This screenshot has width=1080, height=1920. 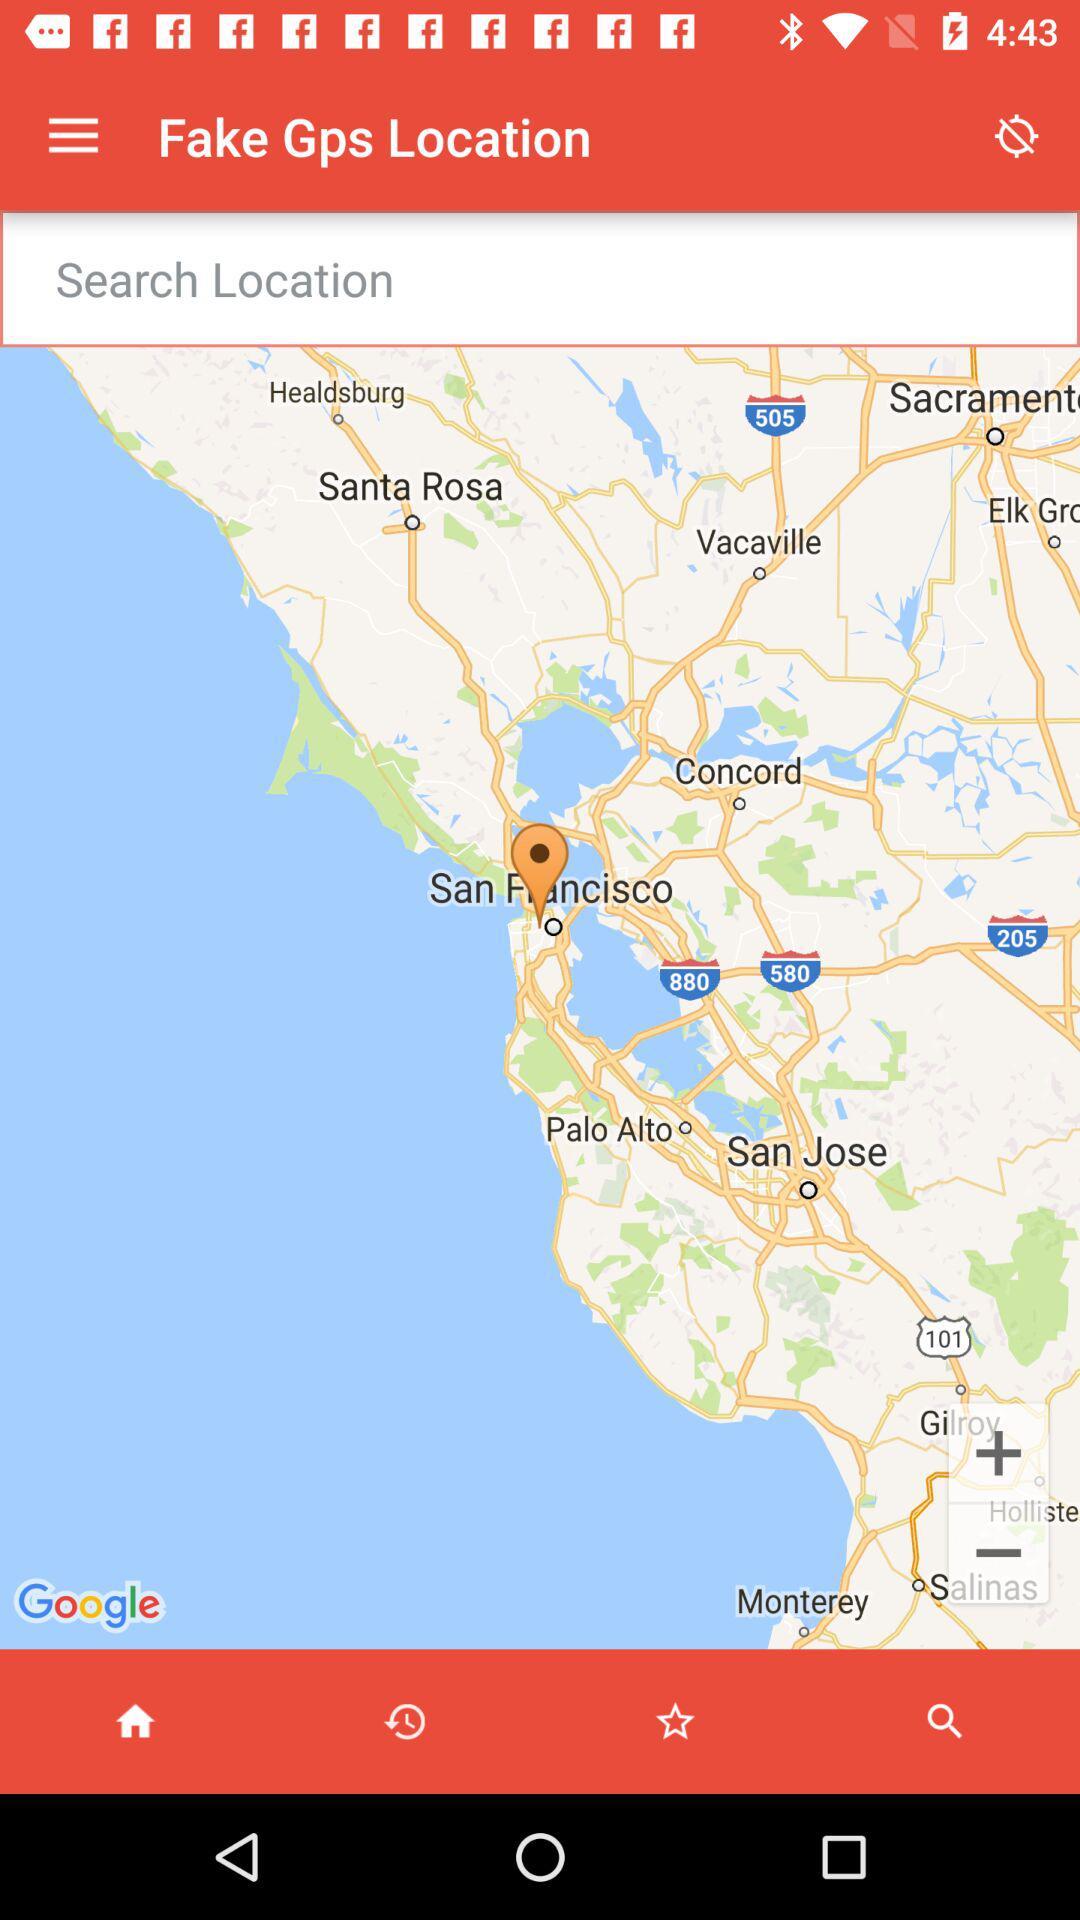 I want to click on search, so click(x=945, y=1720).